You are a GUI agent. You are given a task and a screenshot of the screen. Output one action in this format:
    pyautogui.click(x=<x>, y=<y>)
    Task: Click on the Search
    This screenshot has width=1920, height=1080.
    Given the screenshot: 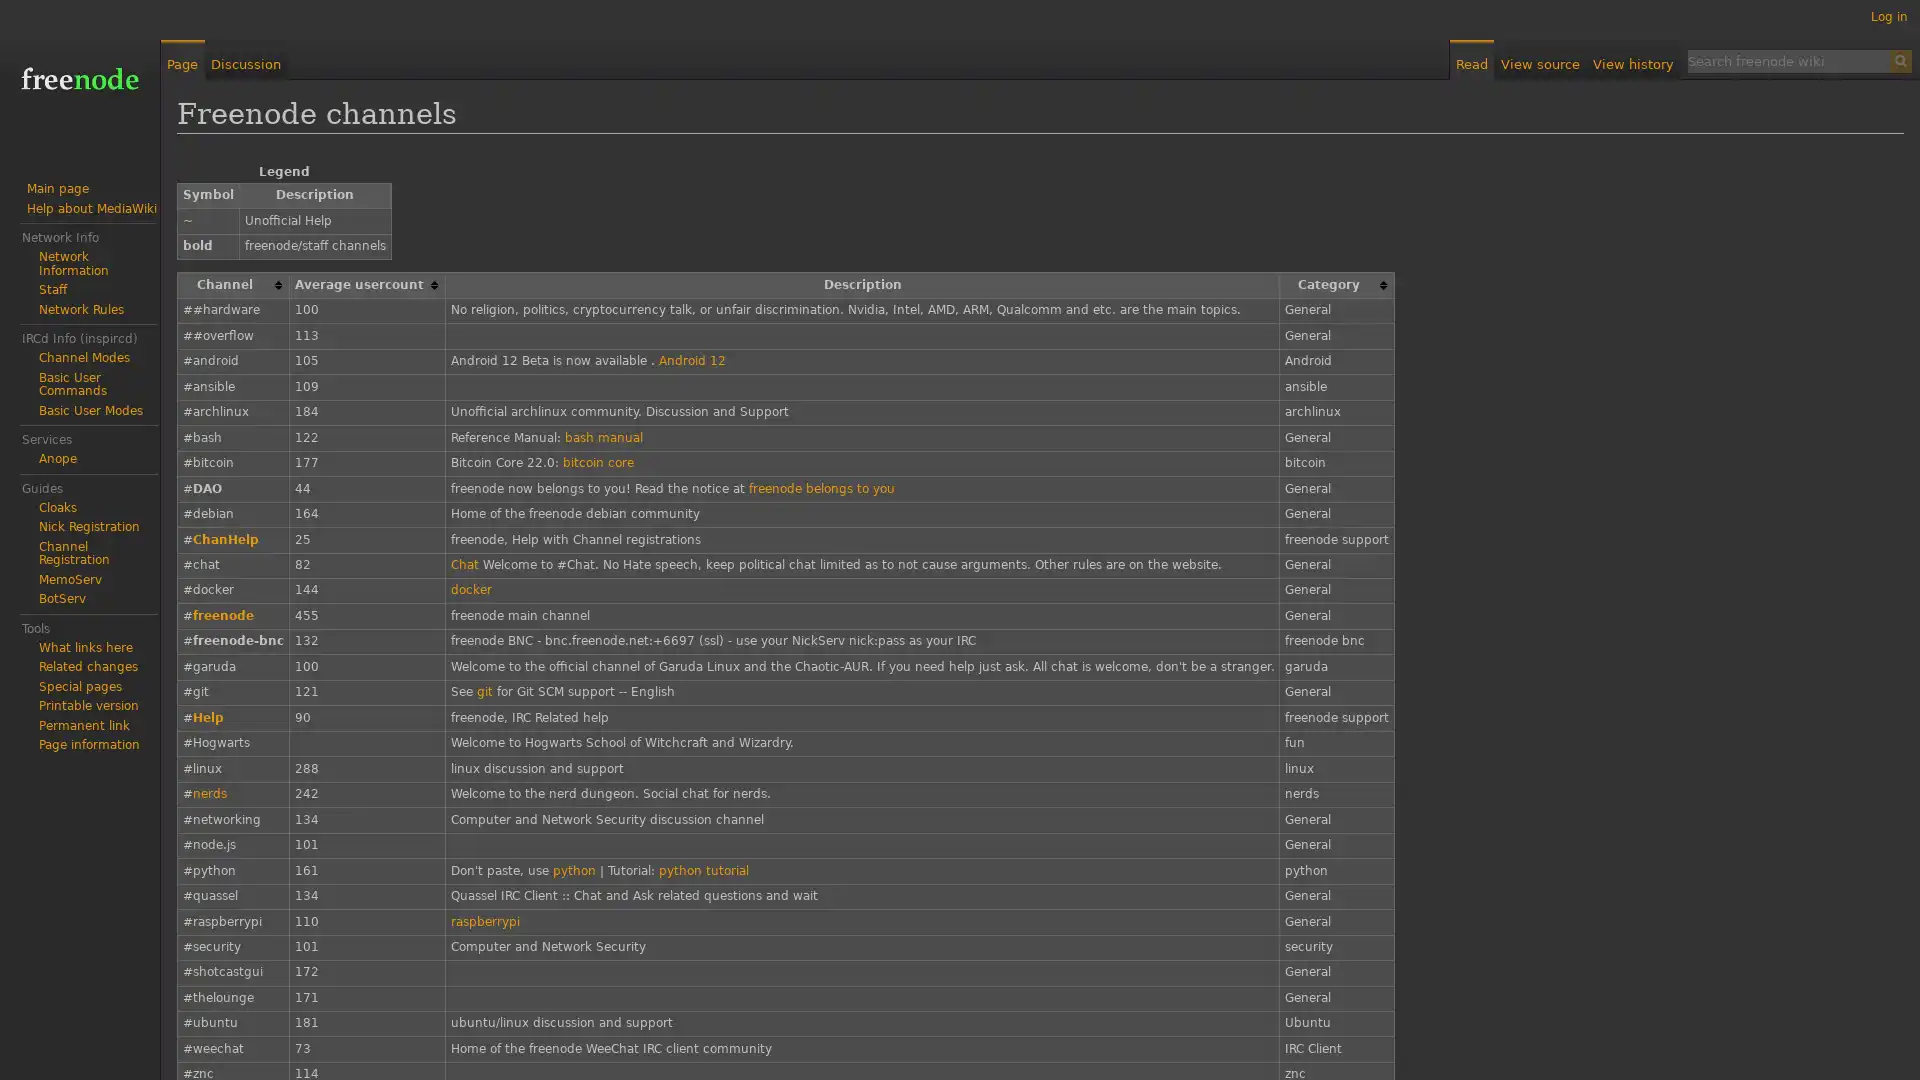 What is the action you would take?
    pyautogui.click(x=1899, y=60)
    